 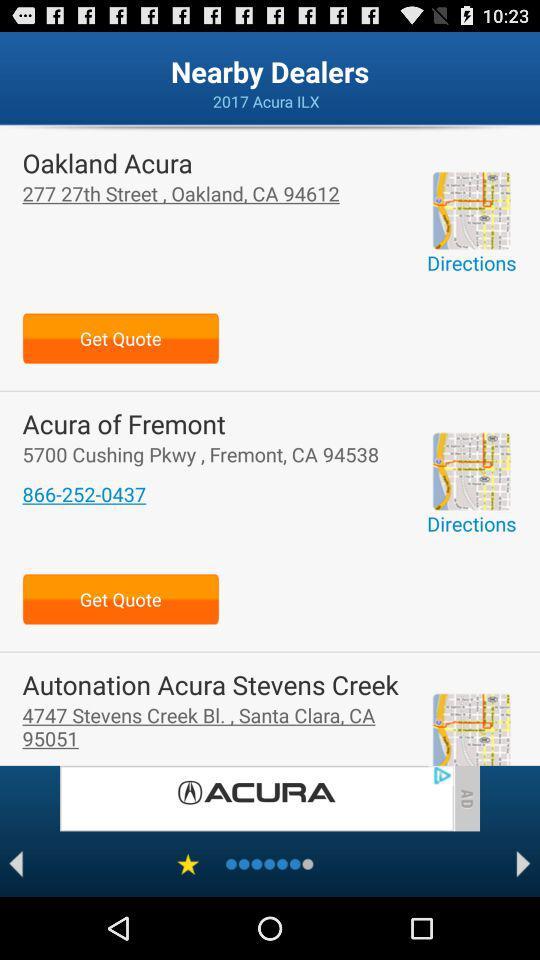 I want to click on back page button, so click(x=15, y=863).